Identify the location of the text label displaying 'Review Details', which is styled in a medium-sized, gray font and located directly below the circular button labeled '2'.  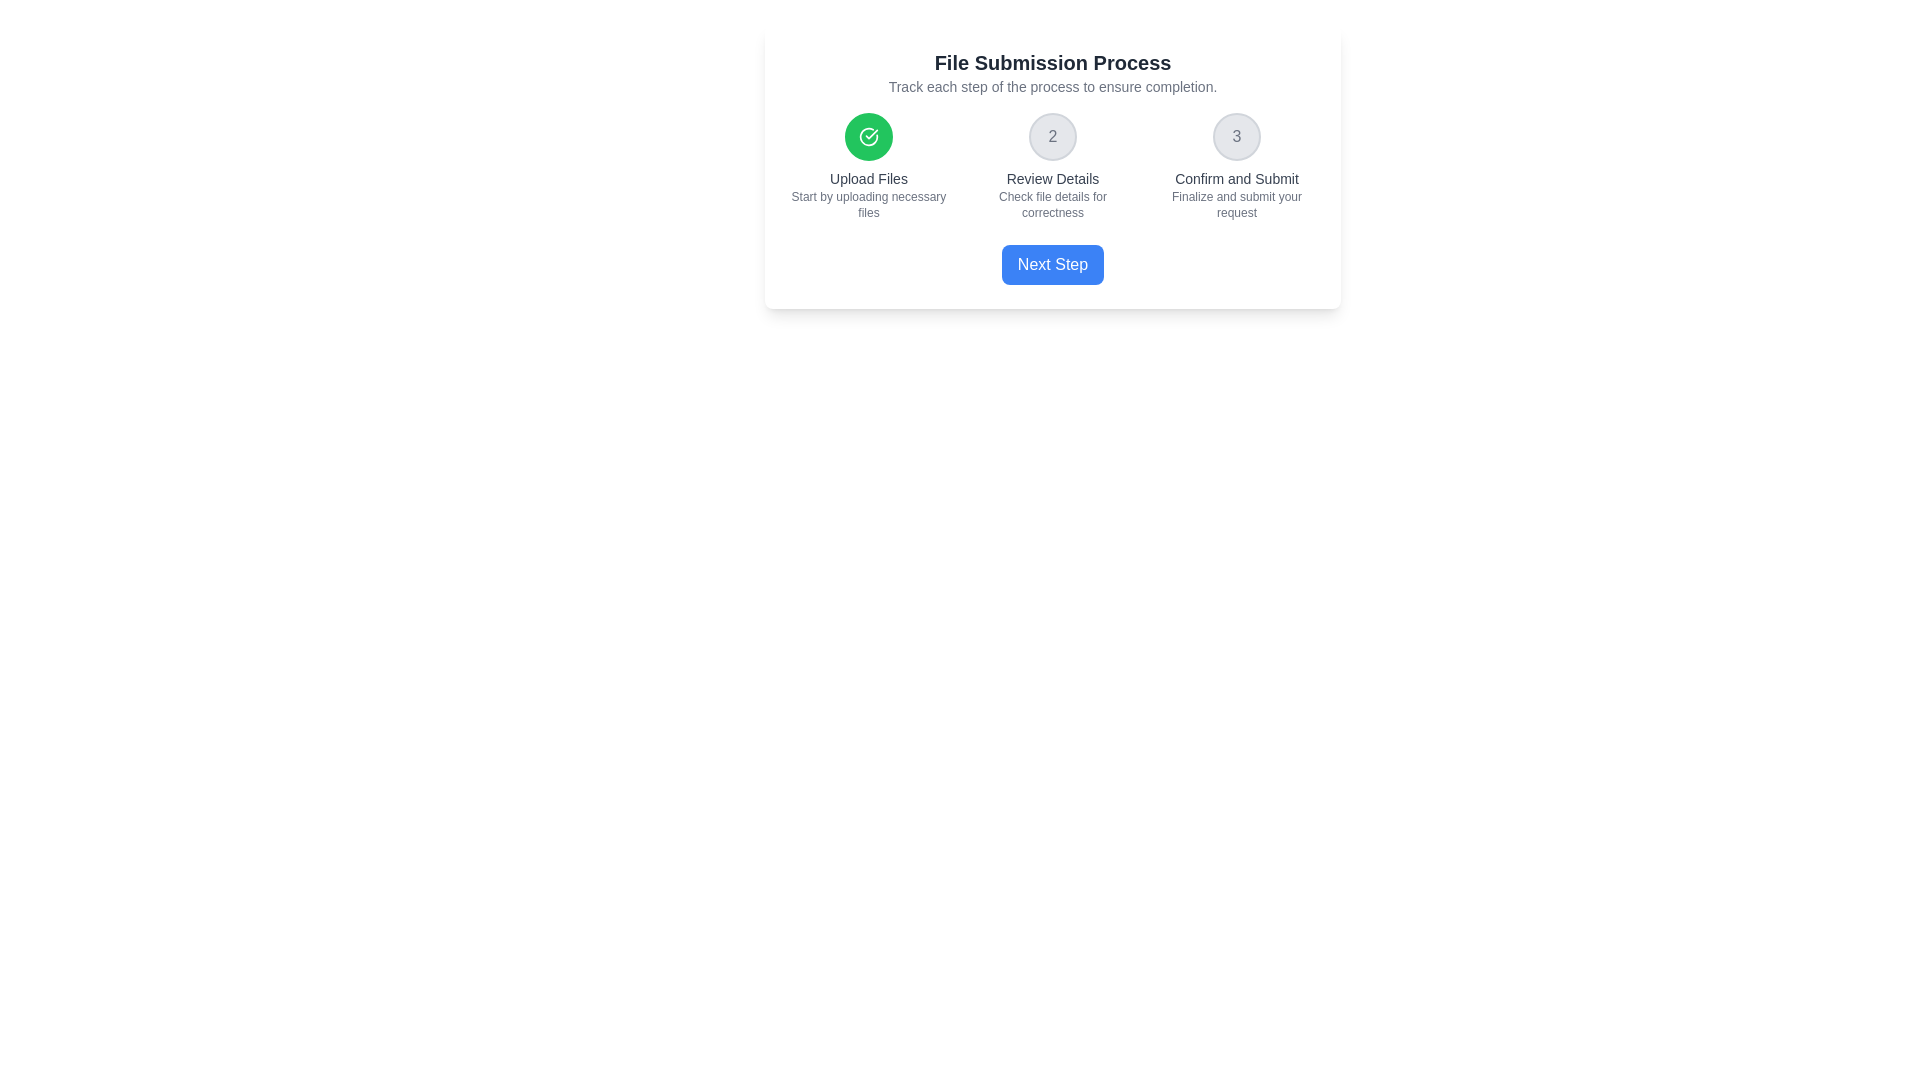
(1051, 177).